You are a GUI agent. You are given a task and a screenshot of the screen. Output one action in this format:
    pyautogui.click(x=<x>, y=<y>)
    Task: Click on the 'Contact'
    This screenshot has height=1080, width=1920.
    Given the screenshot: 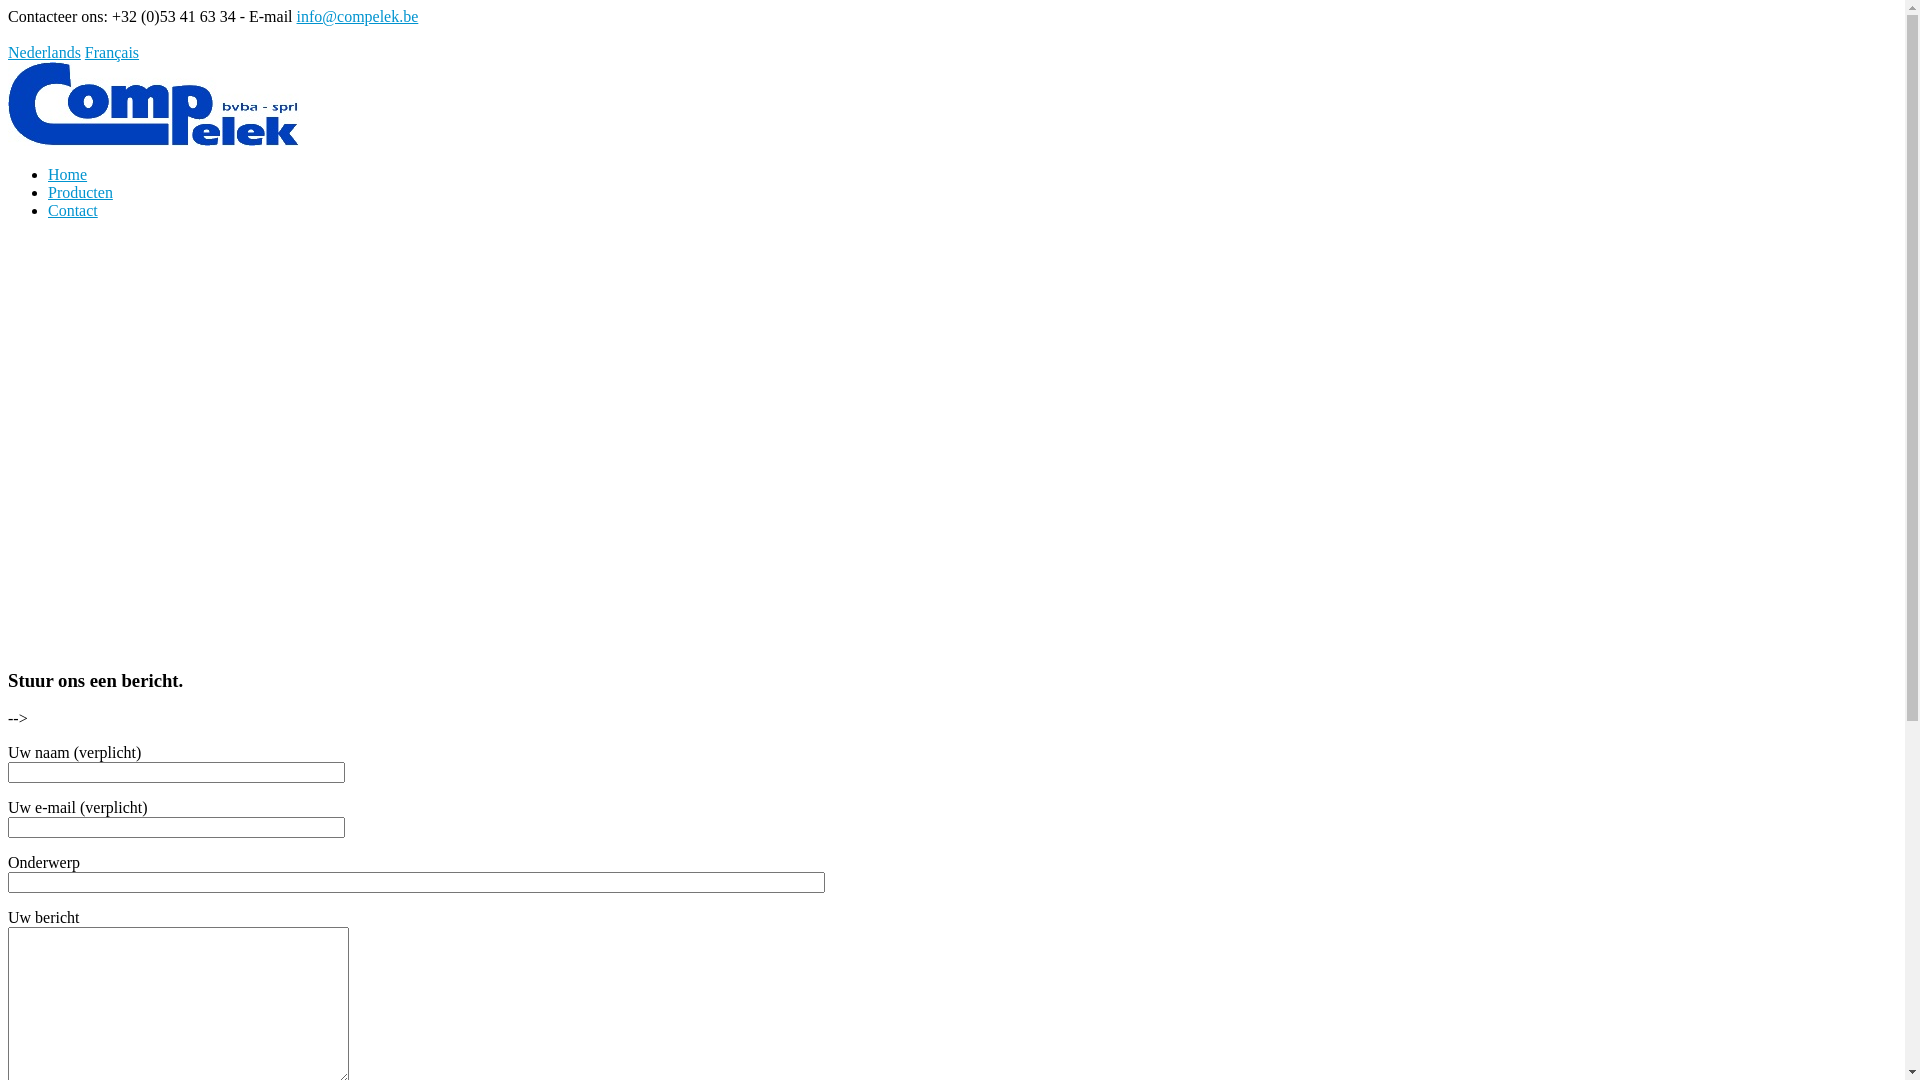 What is the action you would take?
    pyautogui.click(x=72, y=210)
    